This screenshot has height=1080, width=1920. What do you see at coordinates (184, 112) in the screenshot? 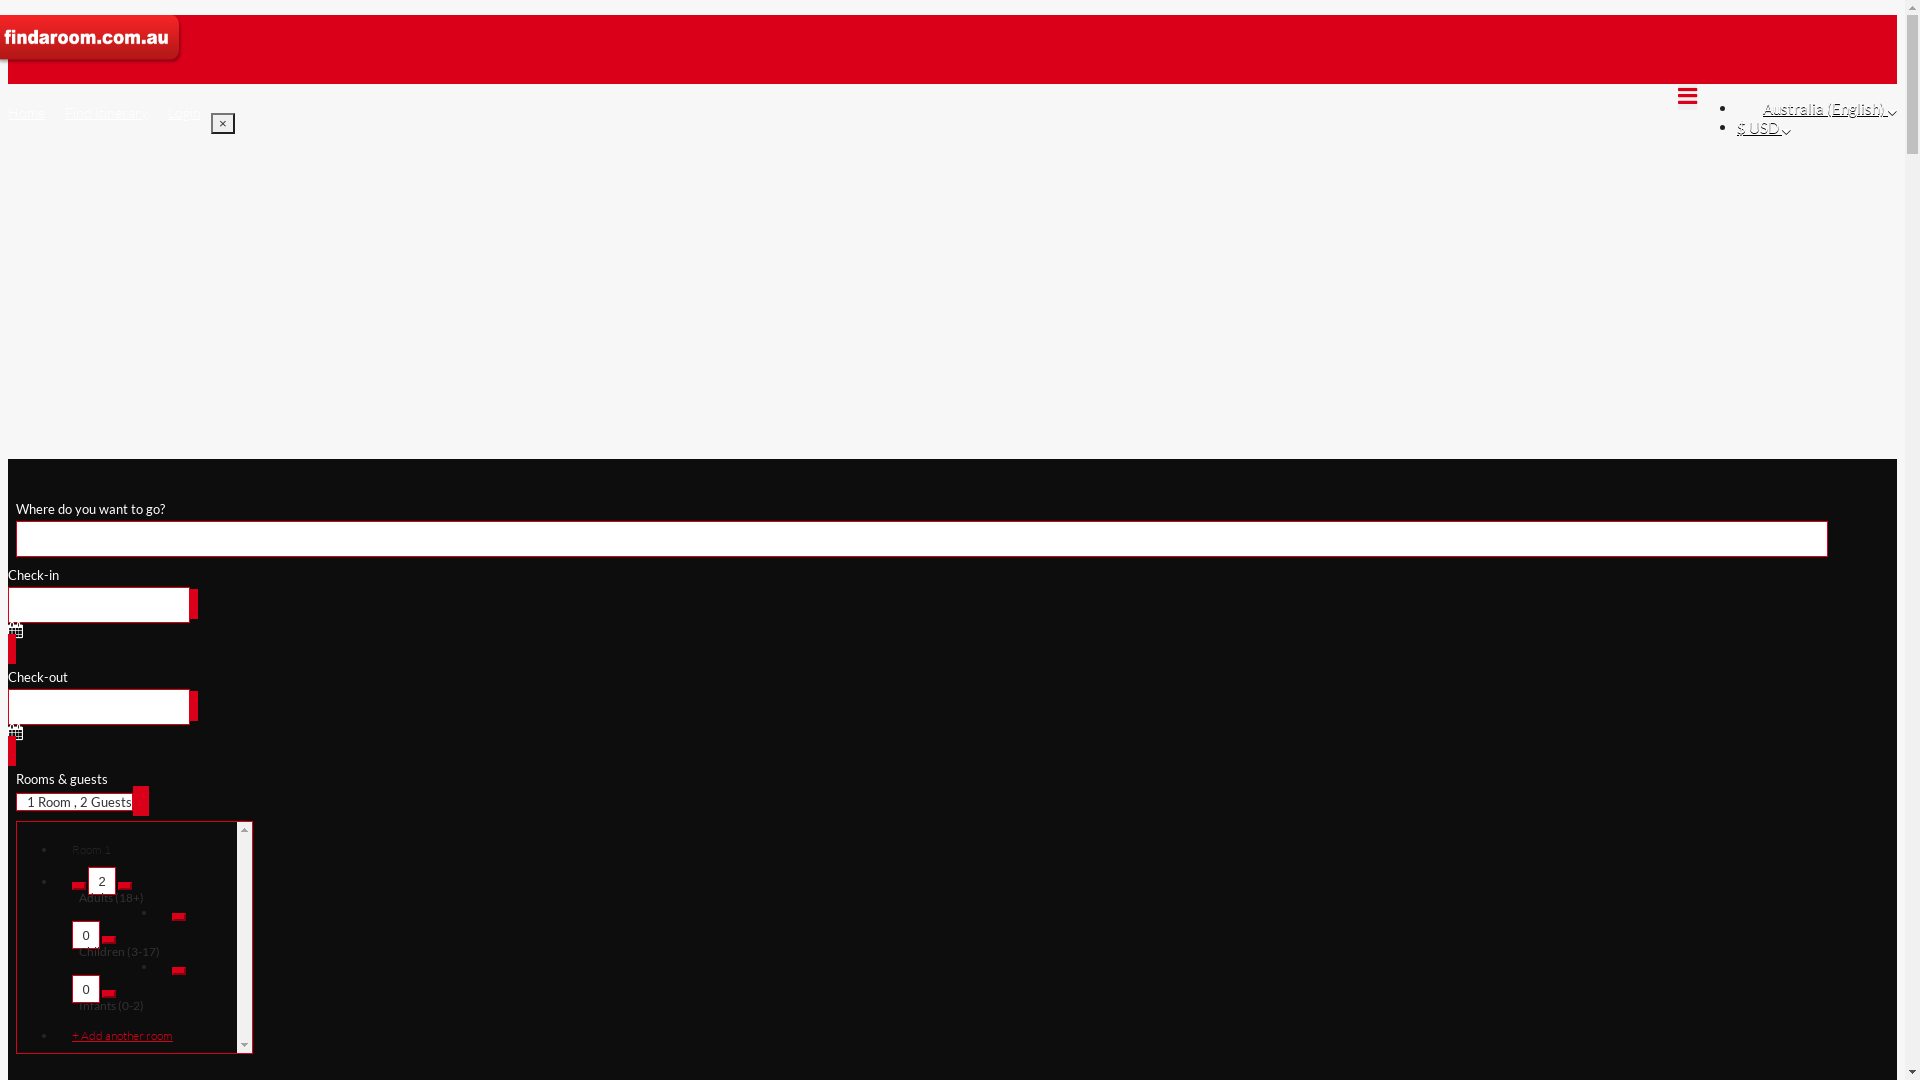
I see `'Login'` at bounding box center [184, 112].